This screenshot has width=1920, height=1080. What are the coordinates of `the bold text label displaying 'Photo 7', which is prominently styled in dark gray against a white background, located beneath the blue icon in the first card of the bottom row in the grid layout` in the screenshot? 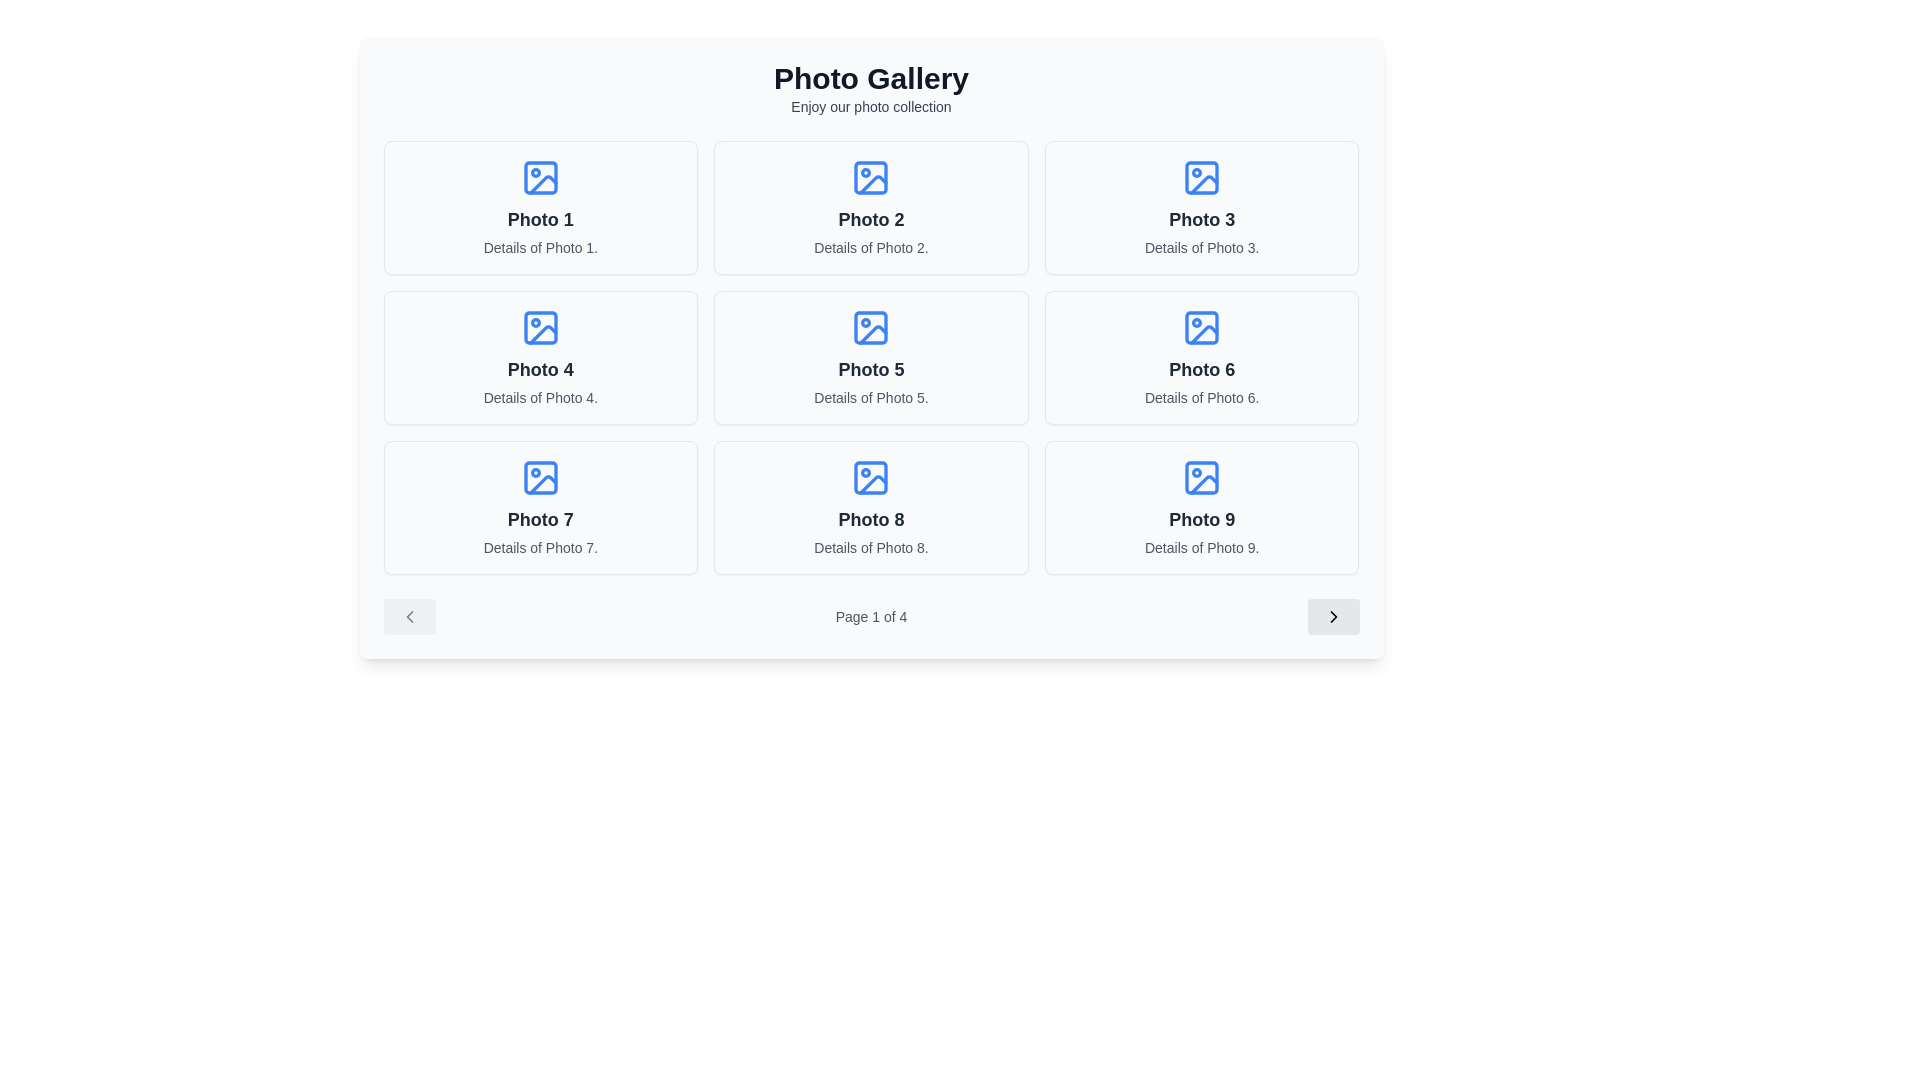 It's located at (540, 519).